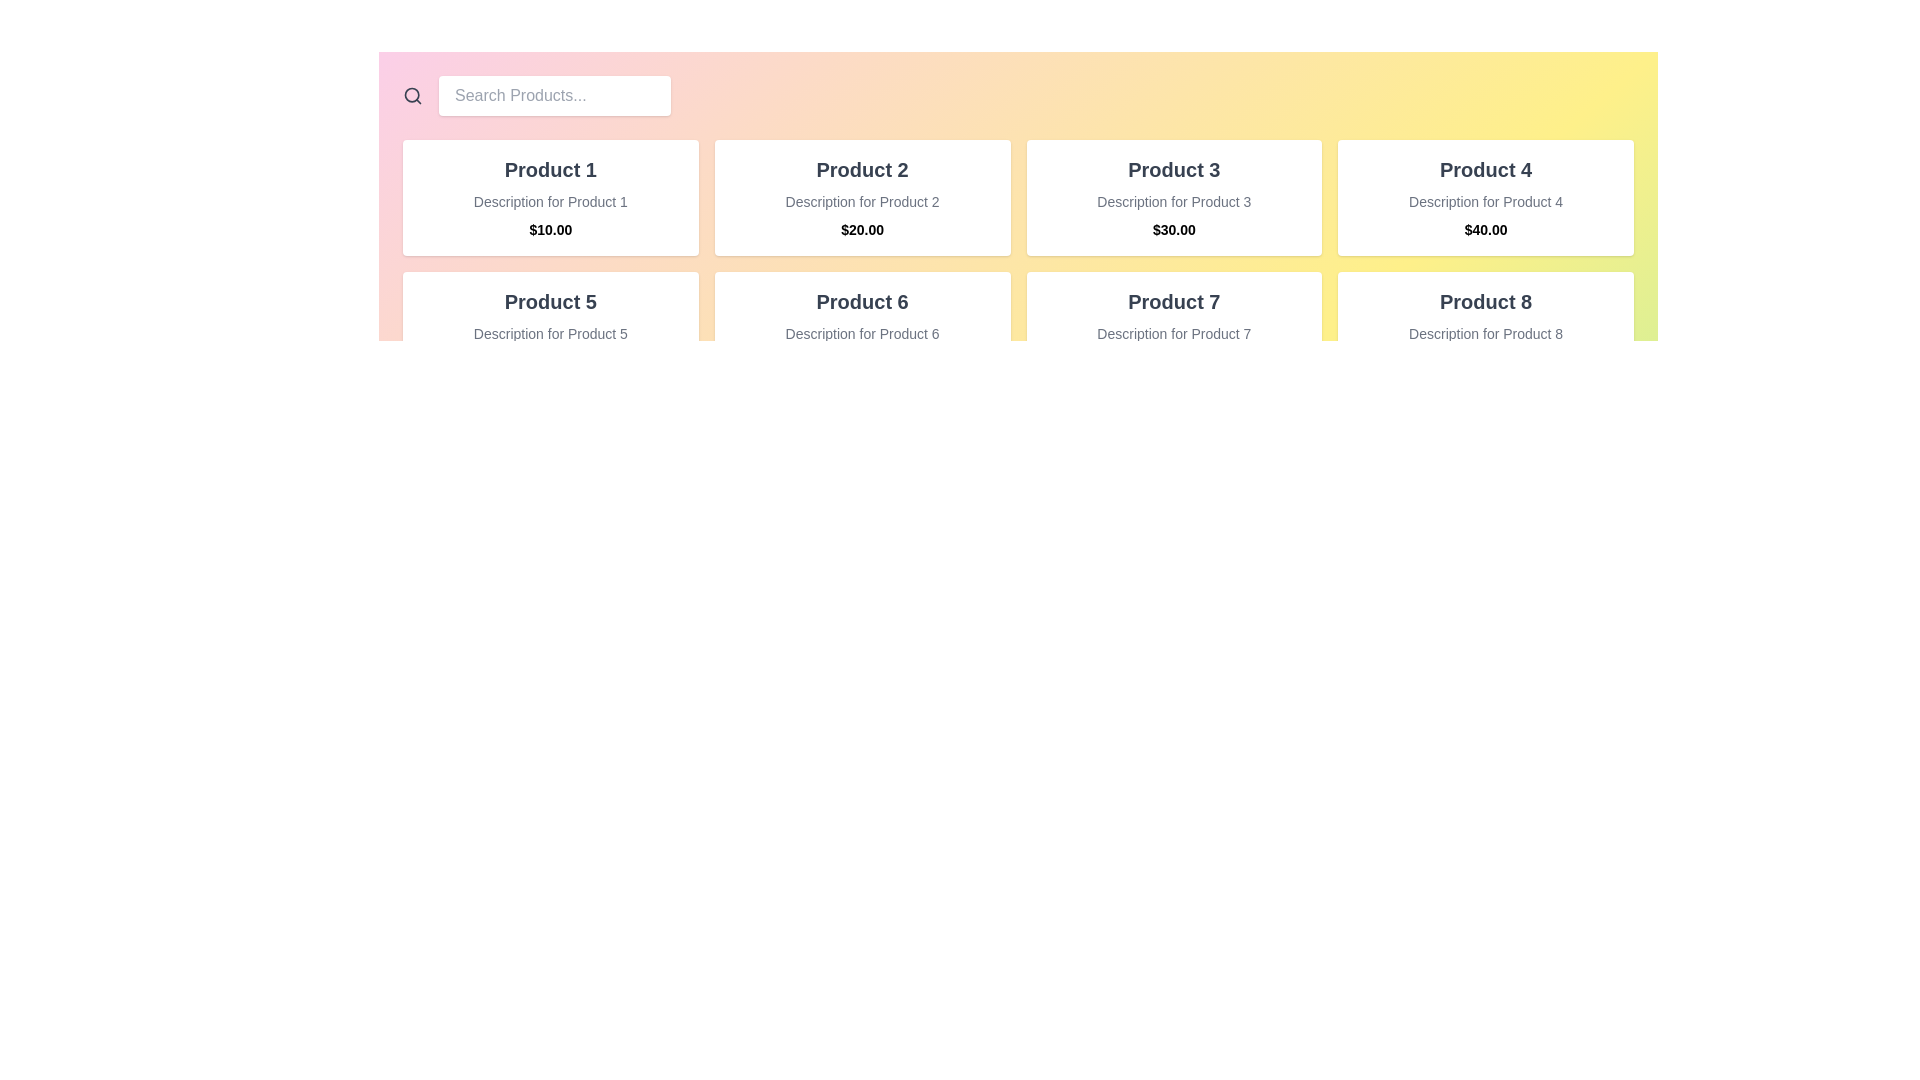 This screenshot has height=1080, width=1920. I want to click on text element displaying 'Product 5' in bold grayish font, located in the second row of the product grid layout, so click(550, 301).